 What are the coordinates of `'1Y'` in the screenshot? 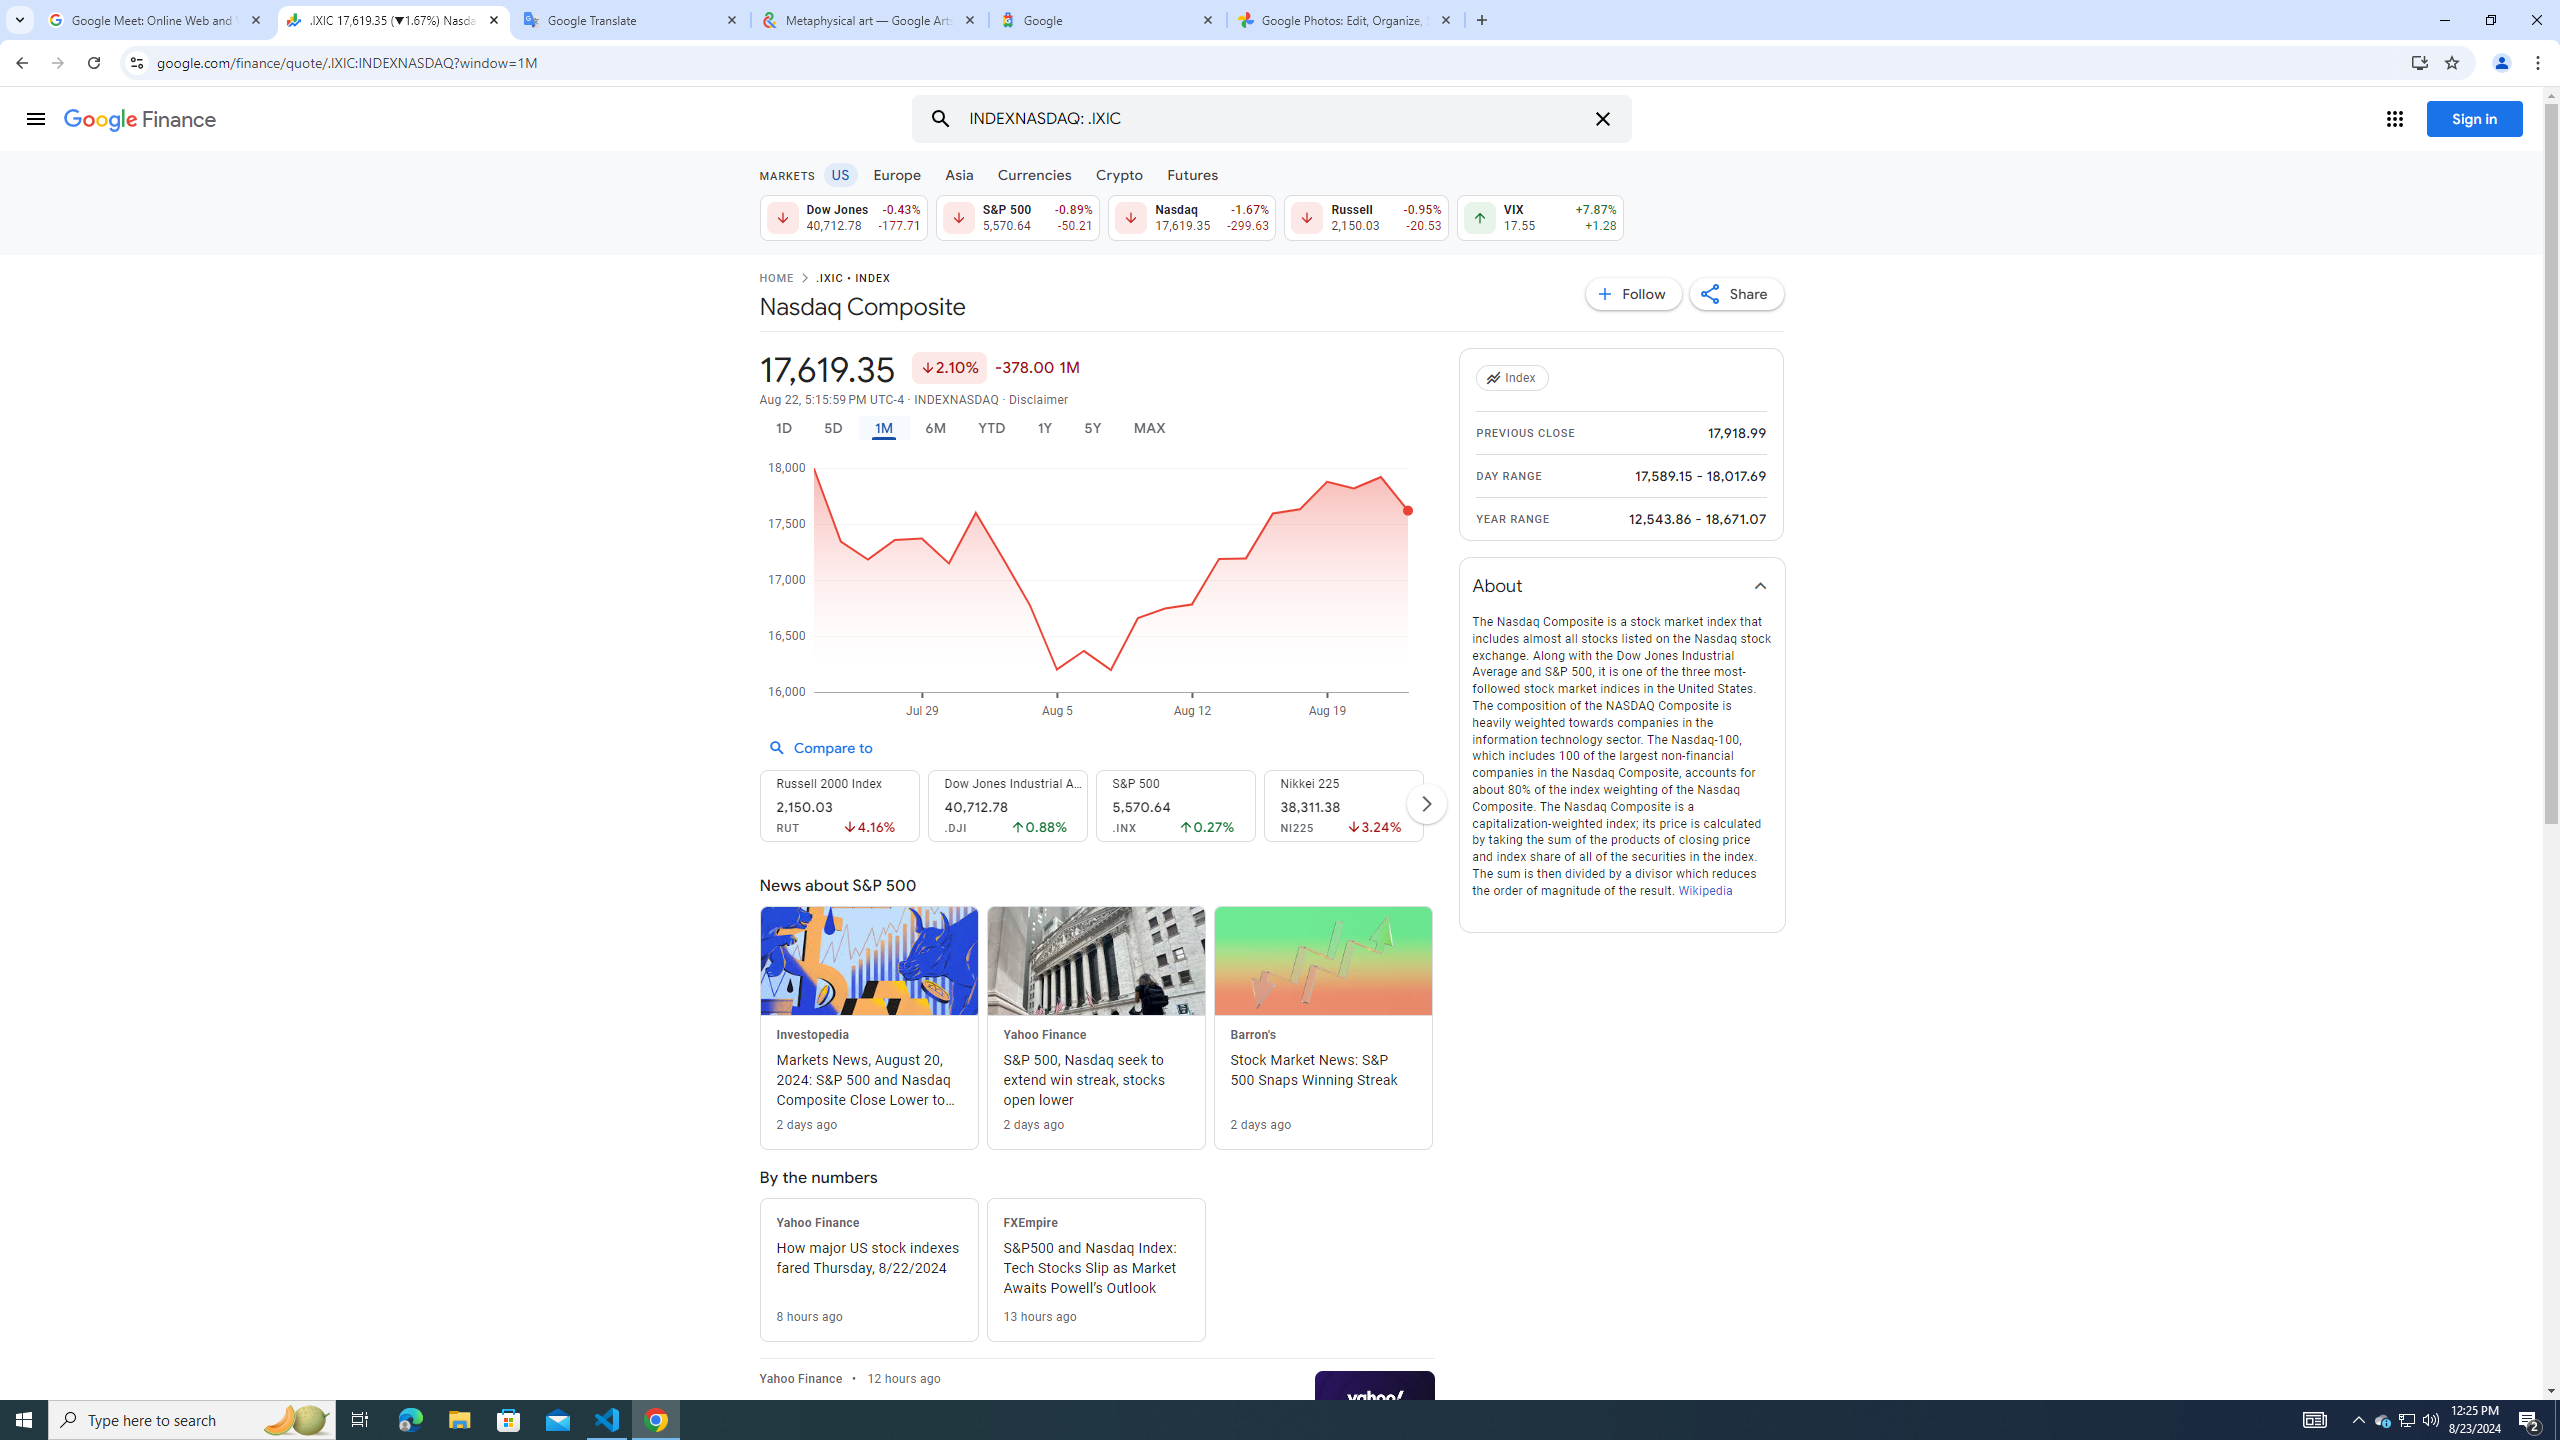 It's located at (1044, 428).